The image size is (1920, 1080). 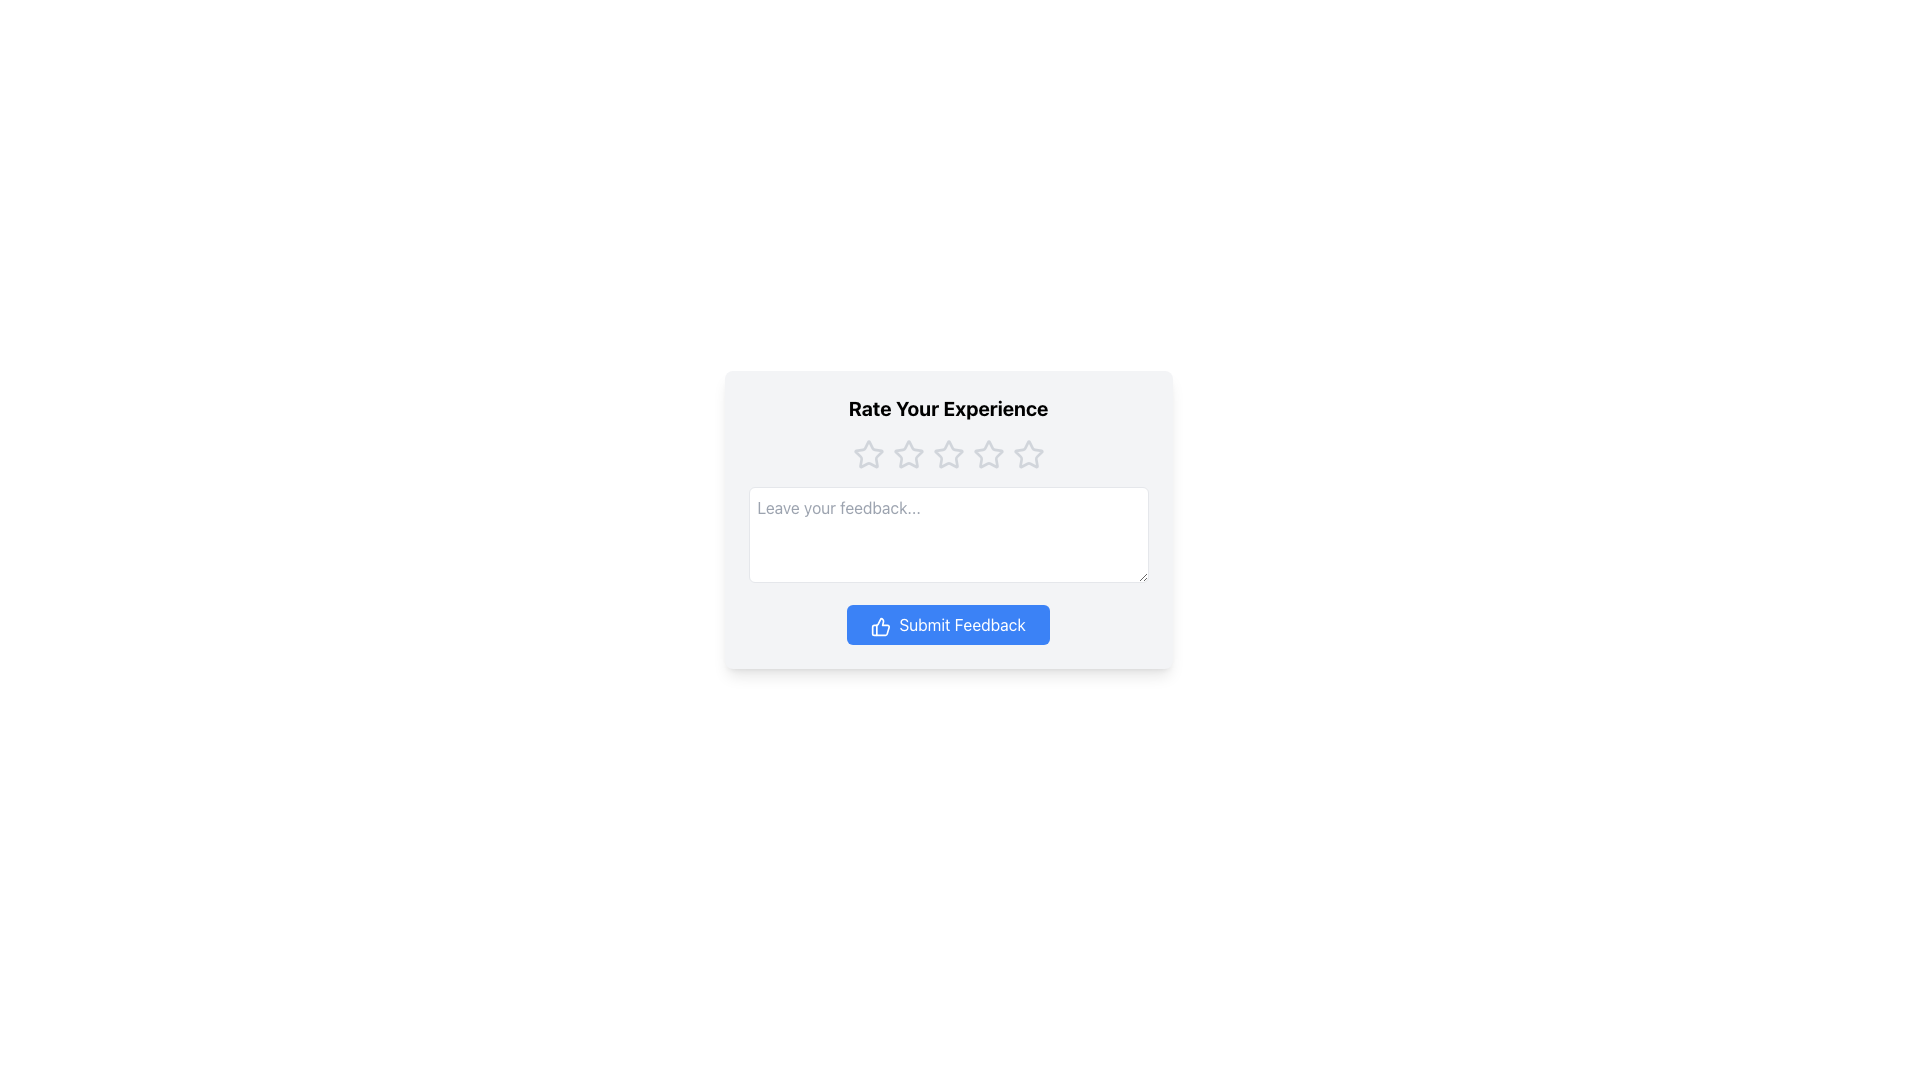 What do you see at coordinates (880, 625) in the screenshot?
I see `the thumbs-up icon with a blue background located on the left-hand side of the 'Submit Feedback' button` at bounding box center [880, 625].